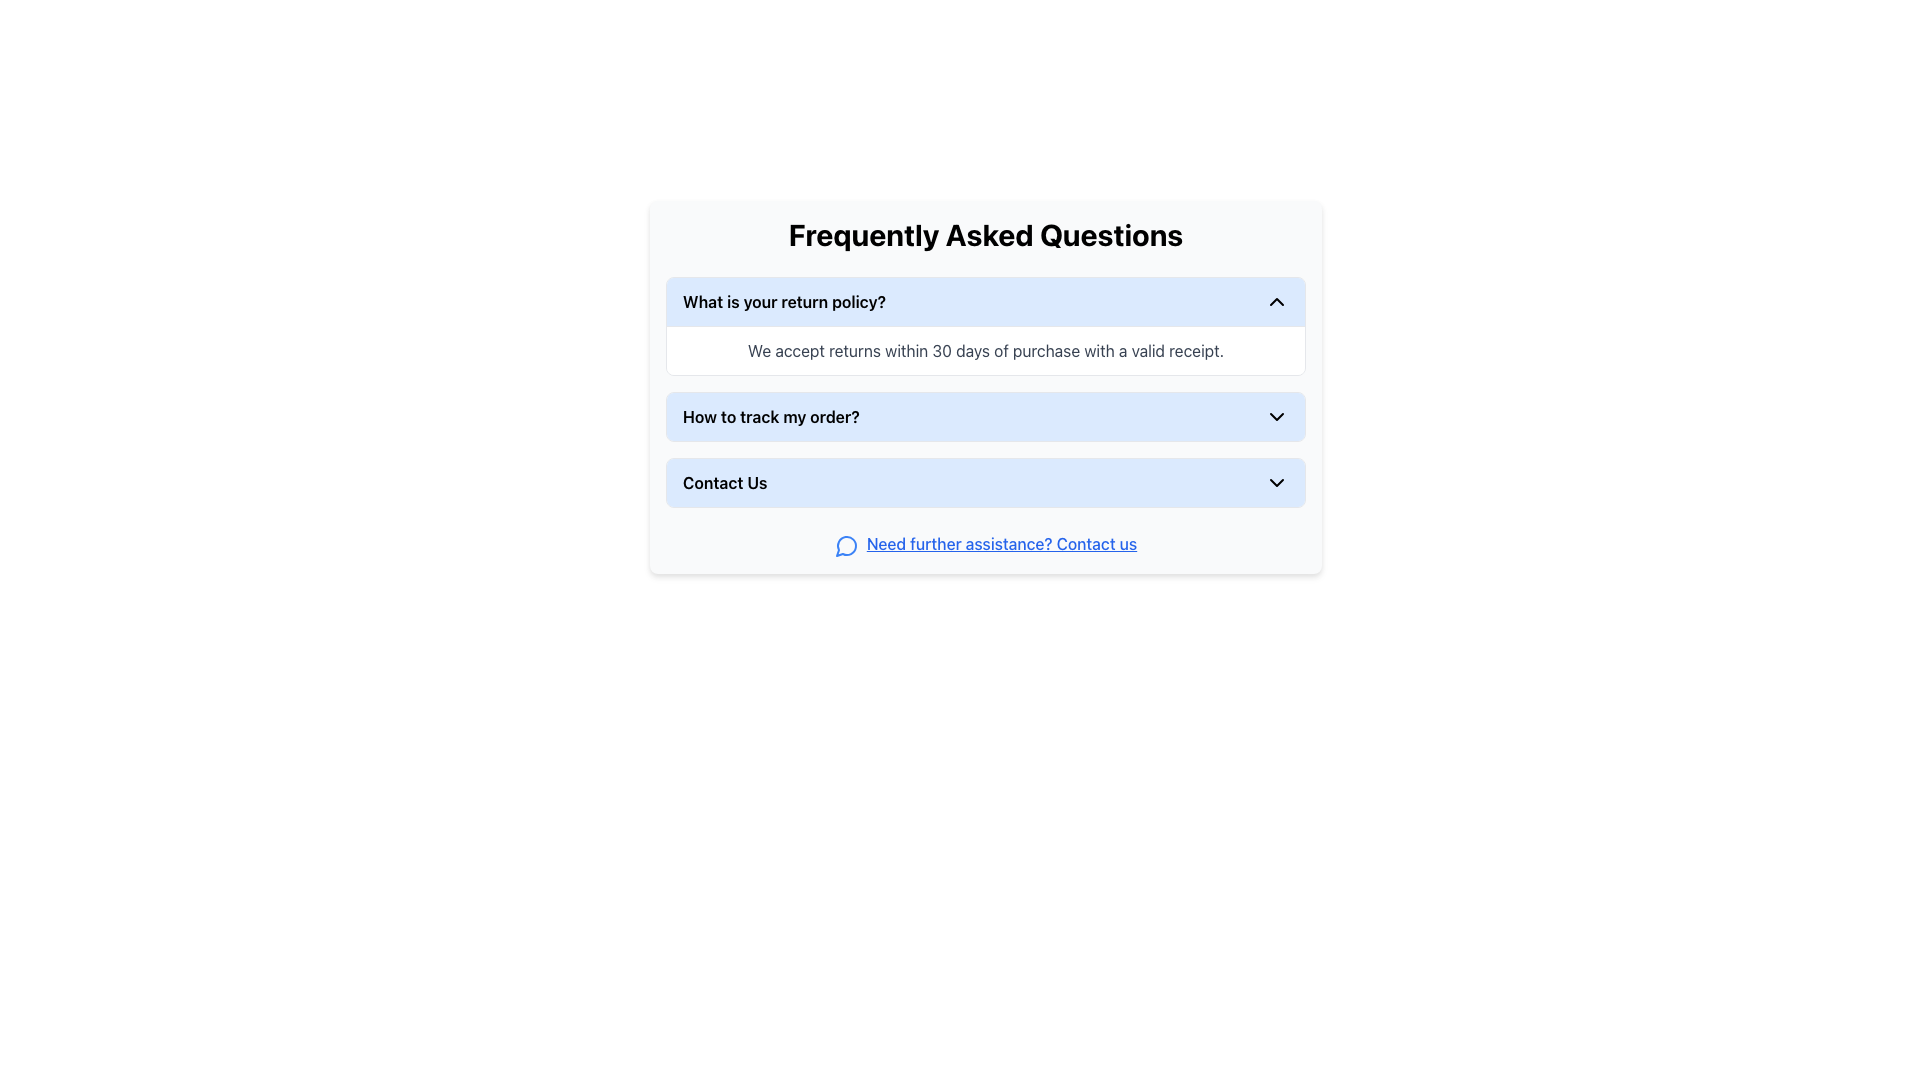 The height and width of the screenshot is (1080, 1920). What do you see at coordinates (770, 415) in the screenshot?
I see `the heading text label for the second FAQ question` at bounding box center [770, 415].